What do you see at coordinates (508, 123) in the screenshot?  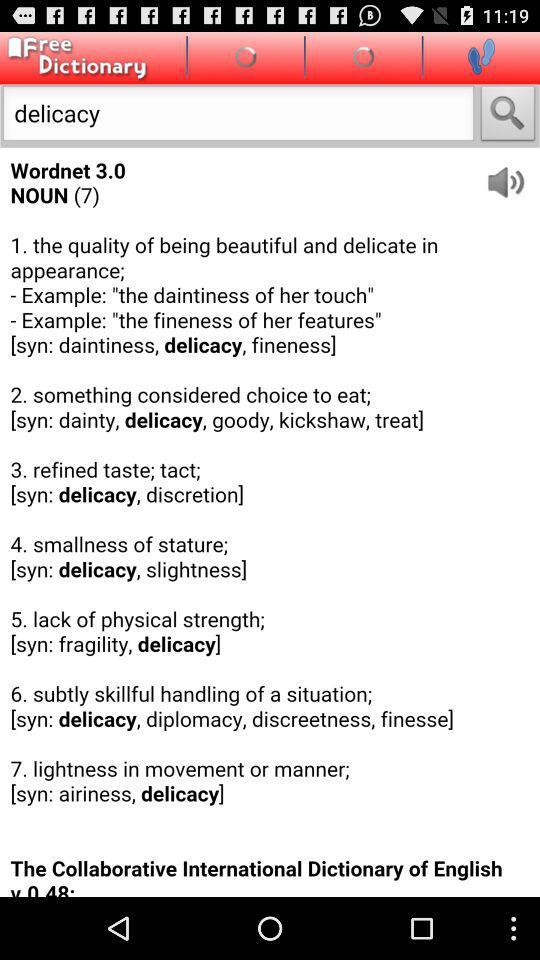 I see `the search icon` at bounding box center [508, 123].